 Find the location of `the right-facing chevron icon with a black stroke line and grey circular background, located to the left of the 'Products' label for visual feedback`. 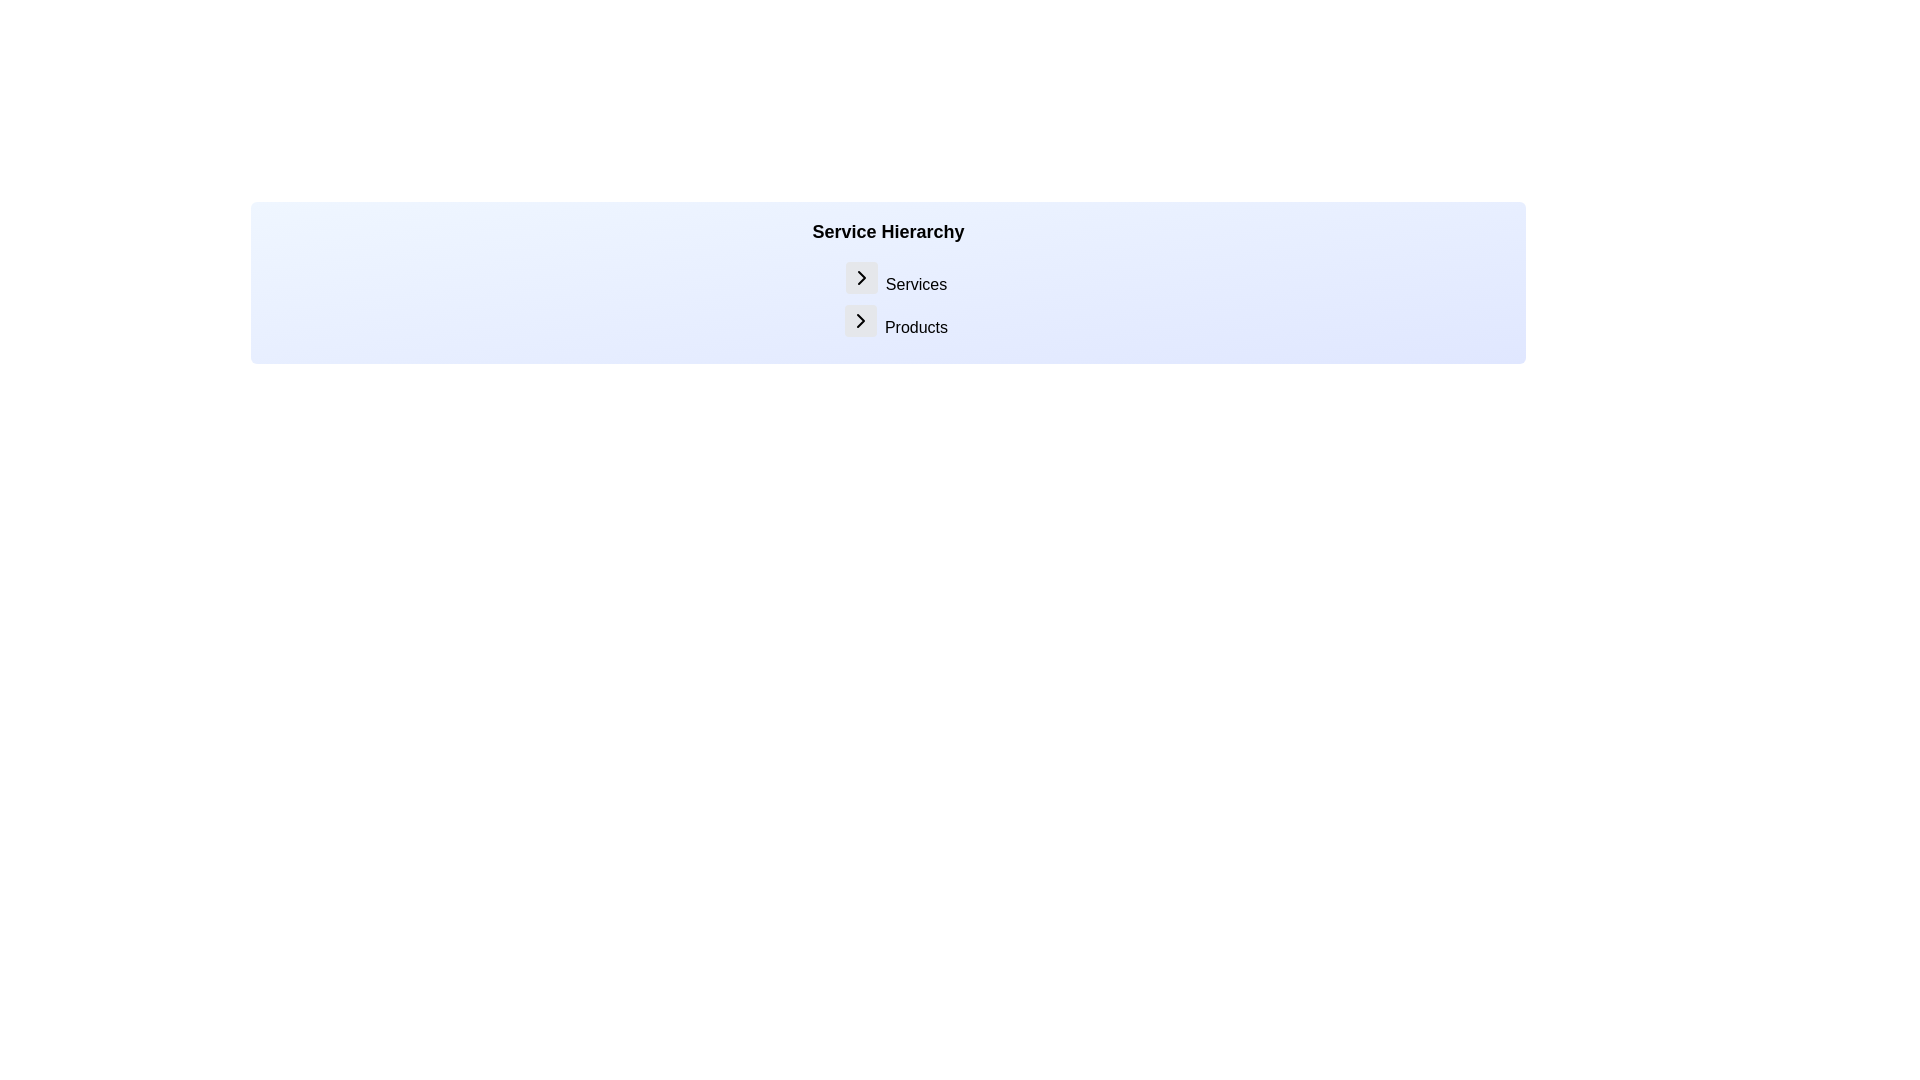

the right-facing chevron icon with a black stroke line and grey circular background, located to the left of the 'Products' label for visual feedback is located at coordinates (860, 319).